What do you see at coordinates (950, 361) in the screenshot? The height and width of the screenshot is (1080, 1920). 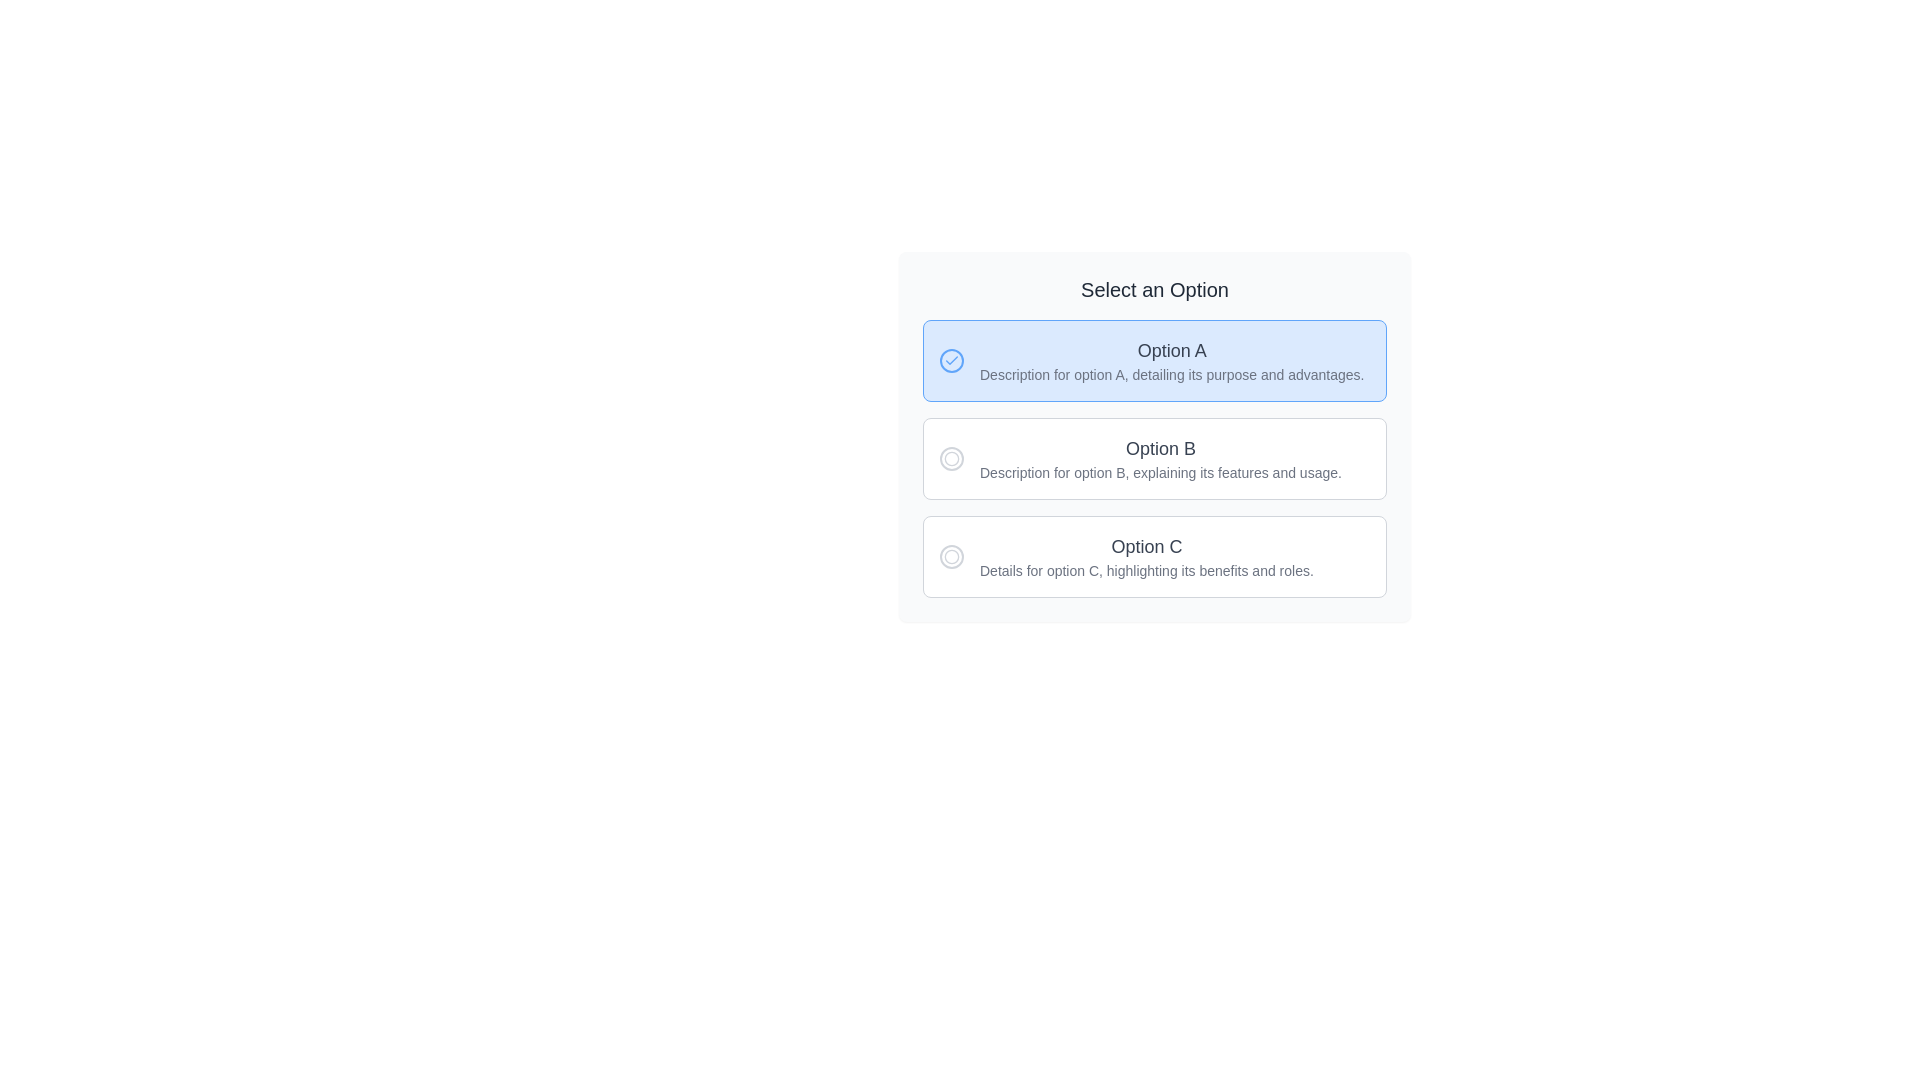 I see `the selection indicator with a blue border and checkmark icon located in the top-left corner of the 'Option A' section` at bounding box center [950, 361].